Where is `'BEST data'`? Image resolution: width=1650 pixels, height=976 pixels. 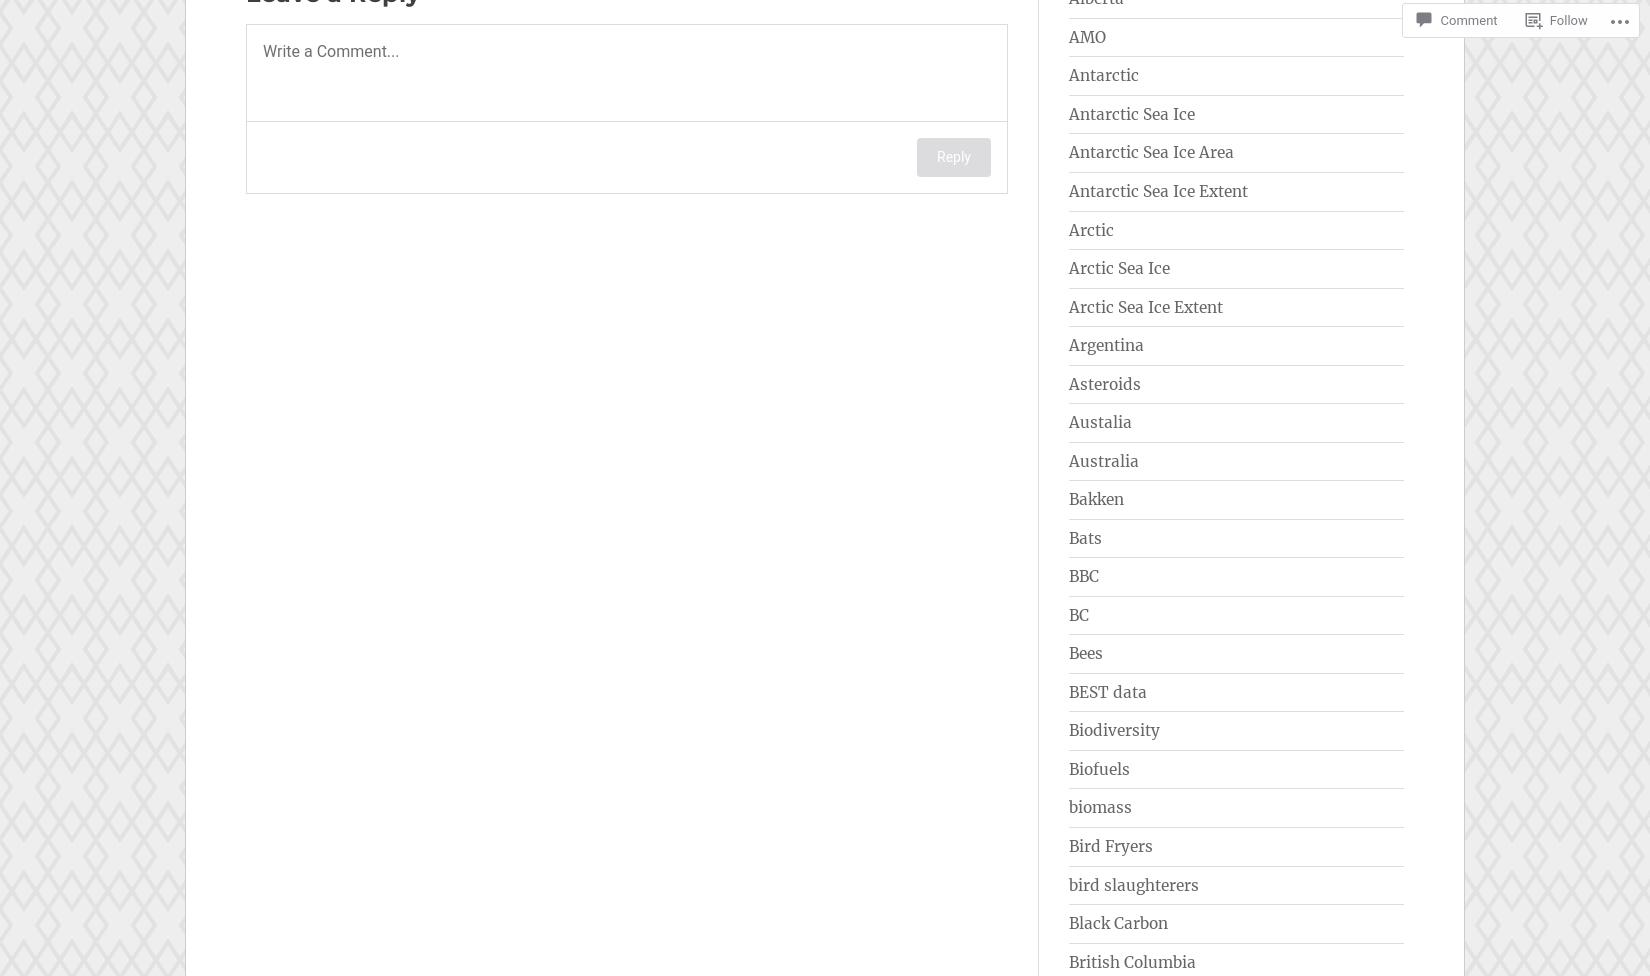
'BEST data' is located at coordinates (1107, 690).